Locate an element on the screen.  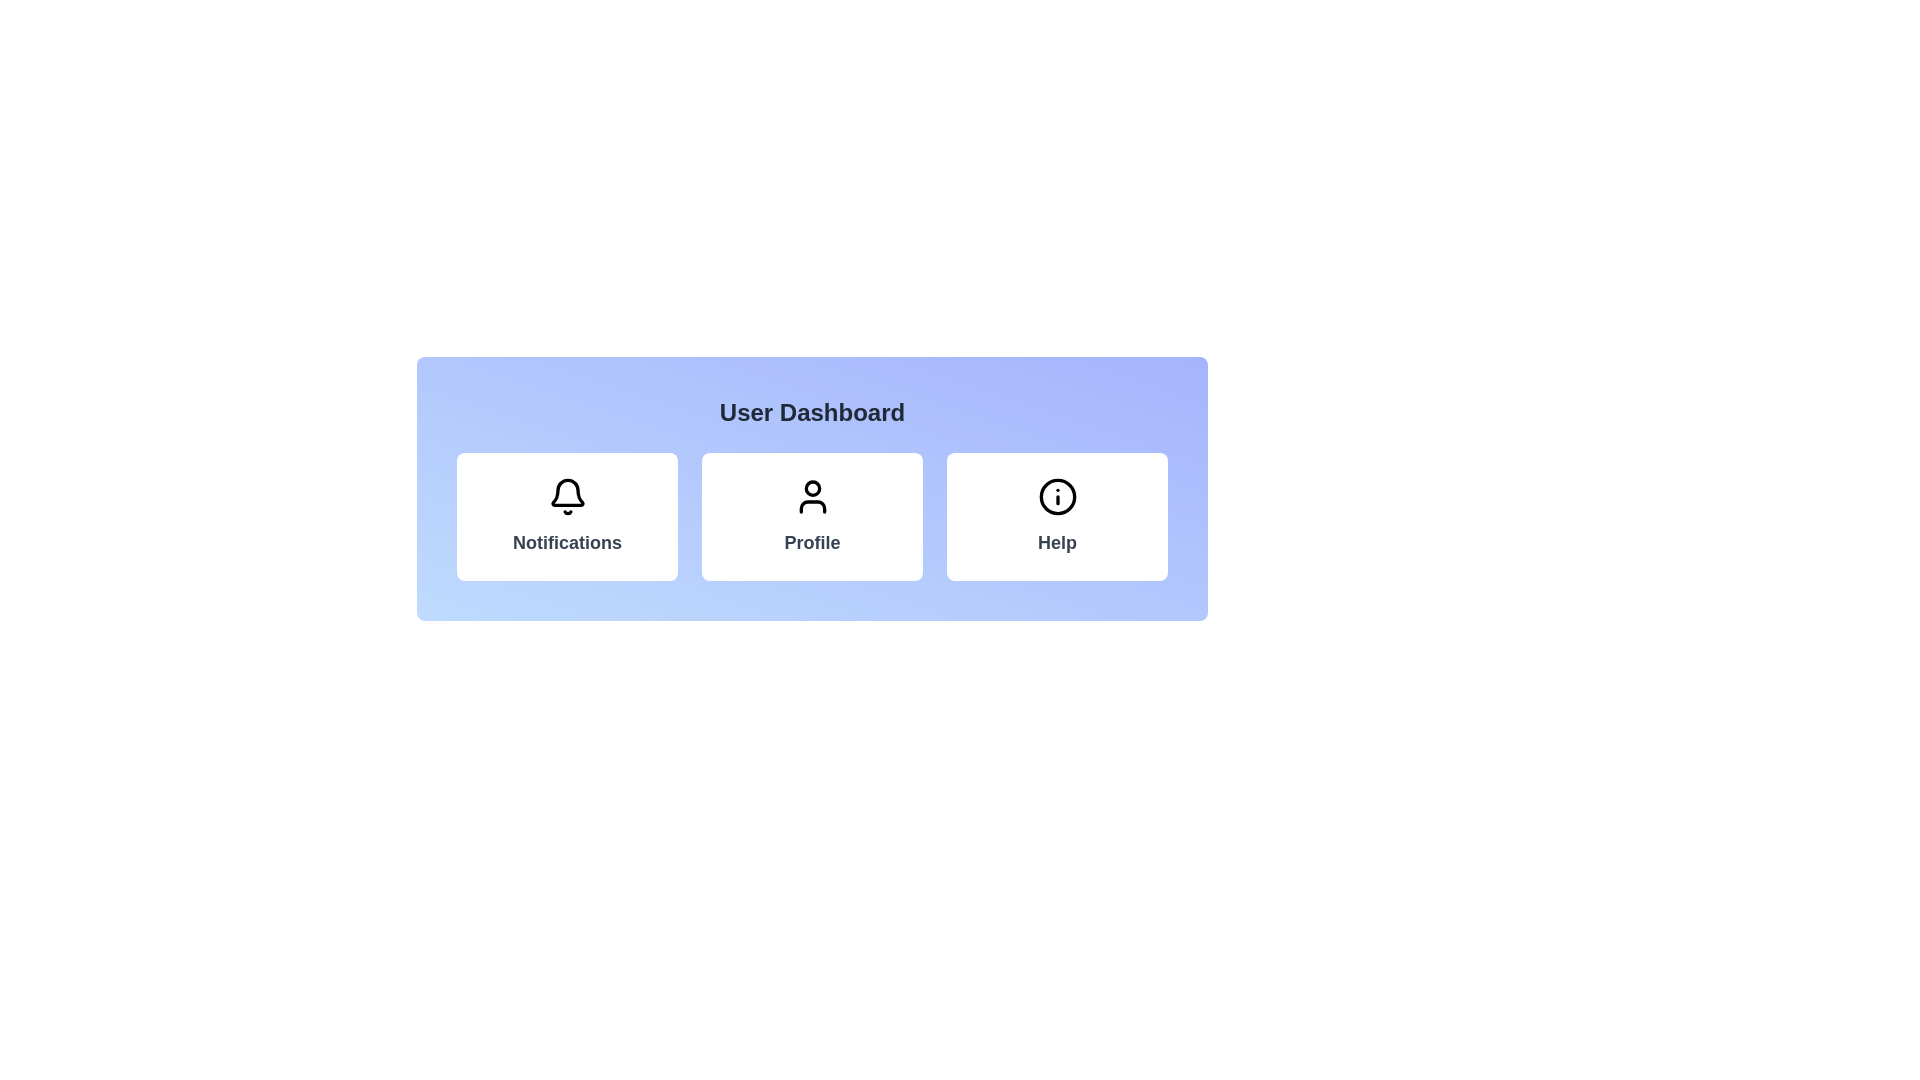
the 'Profile' button, which features a user icon above a bold 'Profile' label with a white background and rounded border is located at coordinates (812, 515).